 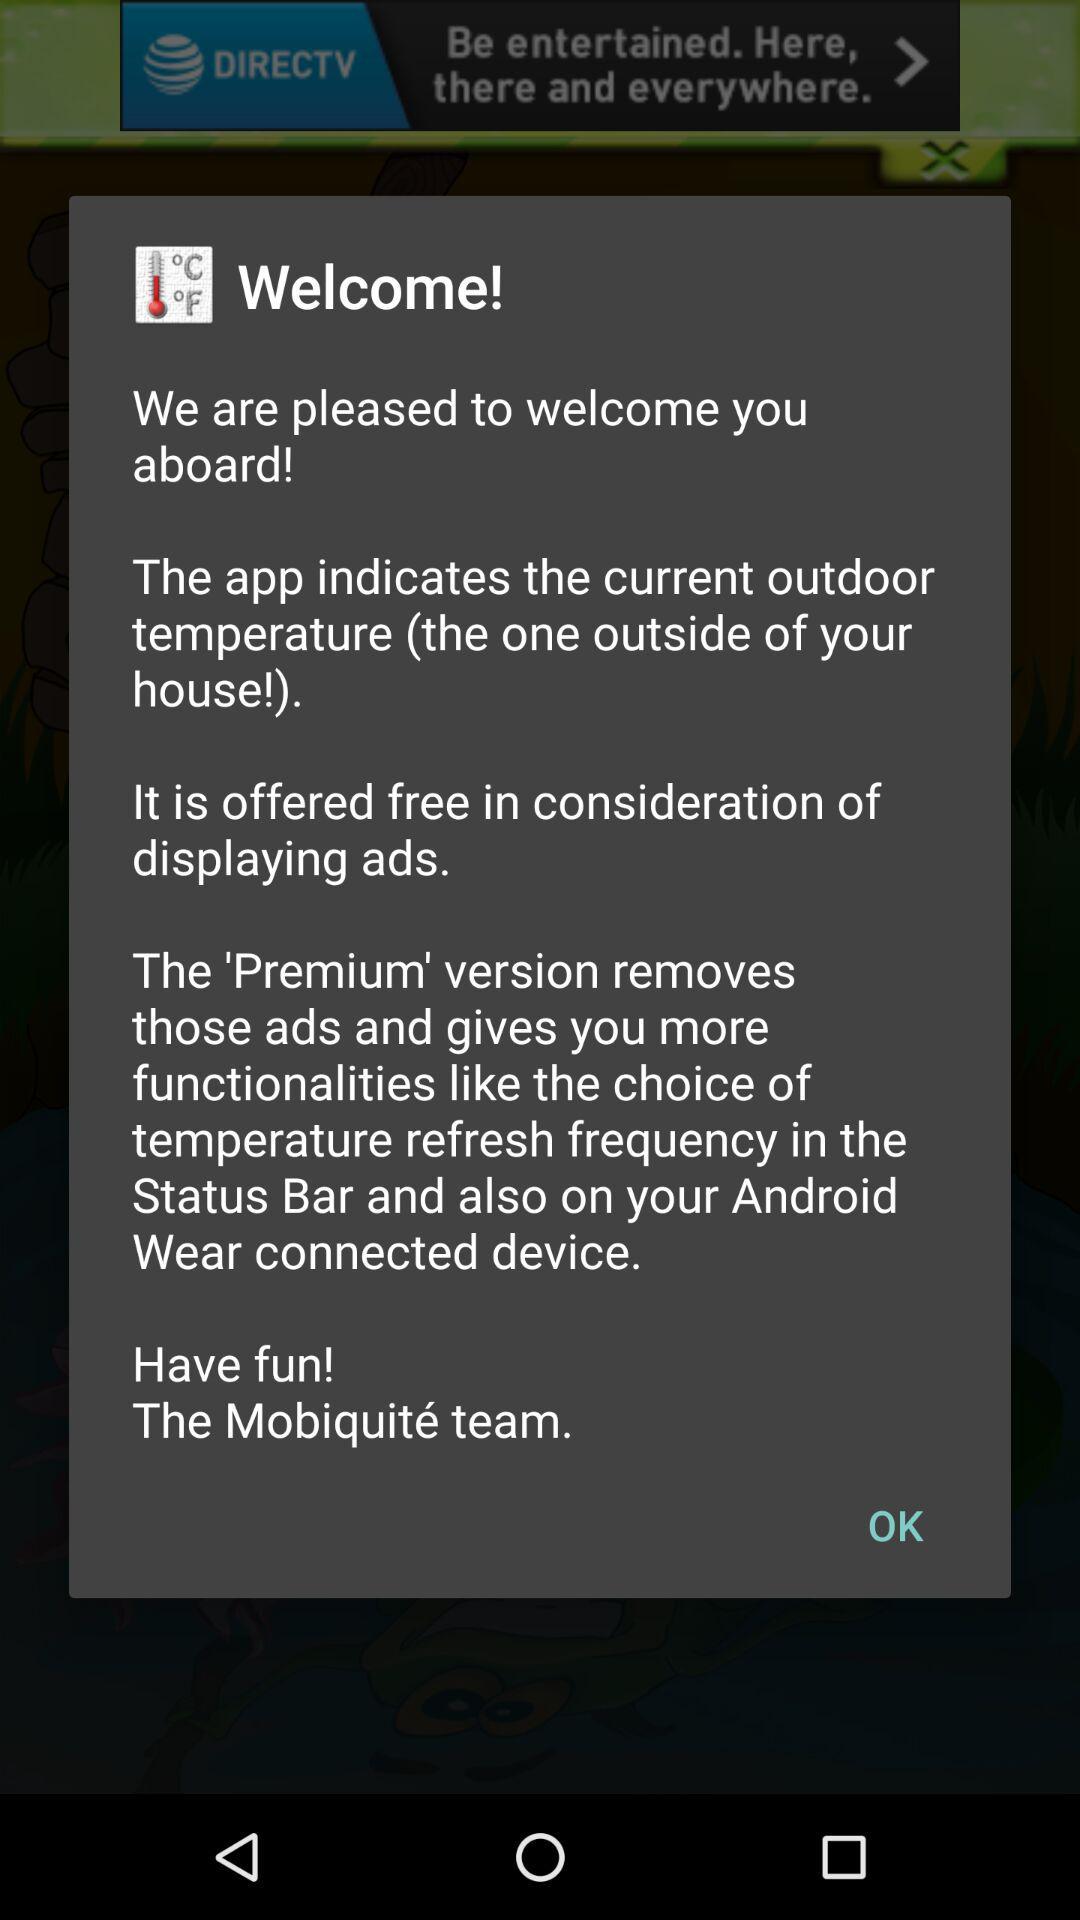 What do you see at coordinates (894, 1523) in the screenshot?
I see `ok` at bounding box center [894, 1523].